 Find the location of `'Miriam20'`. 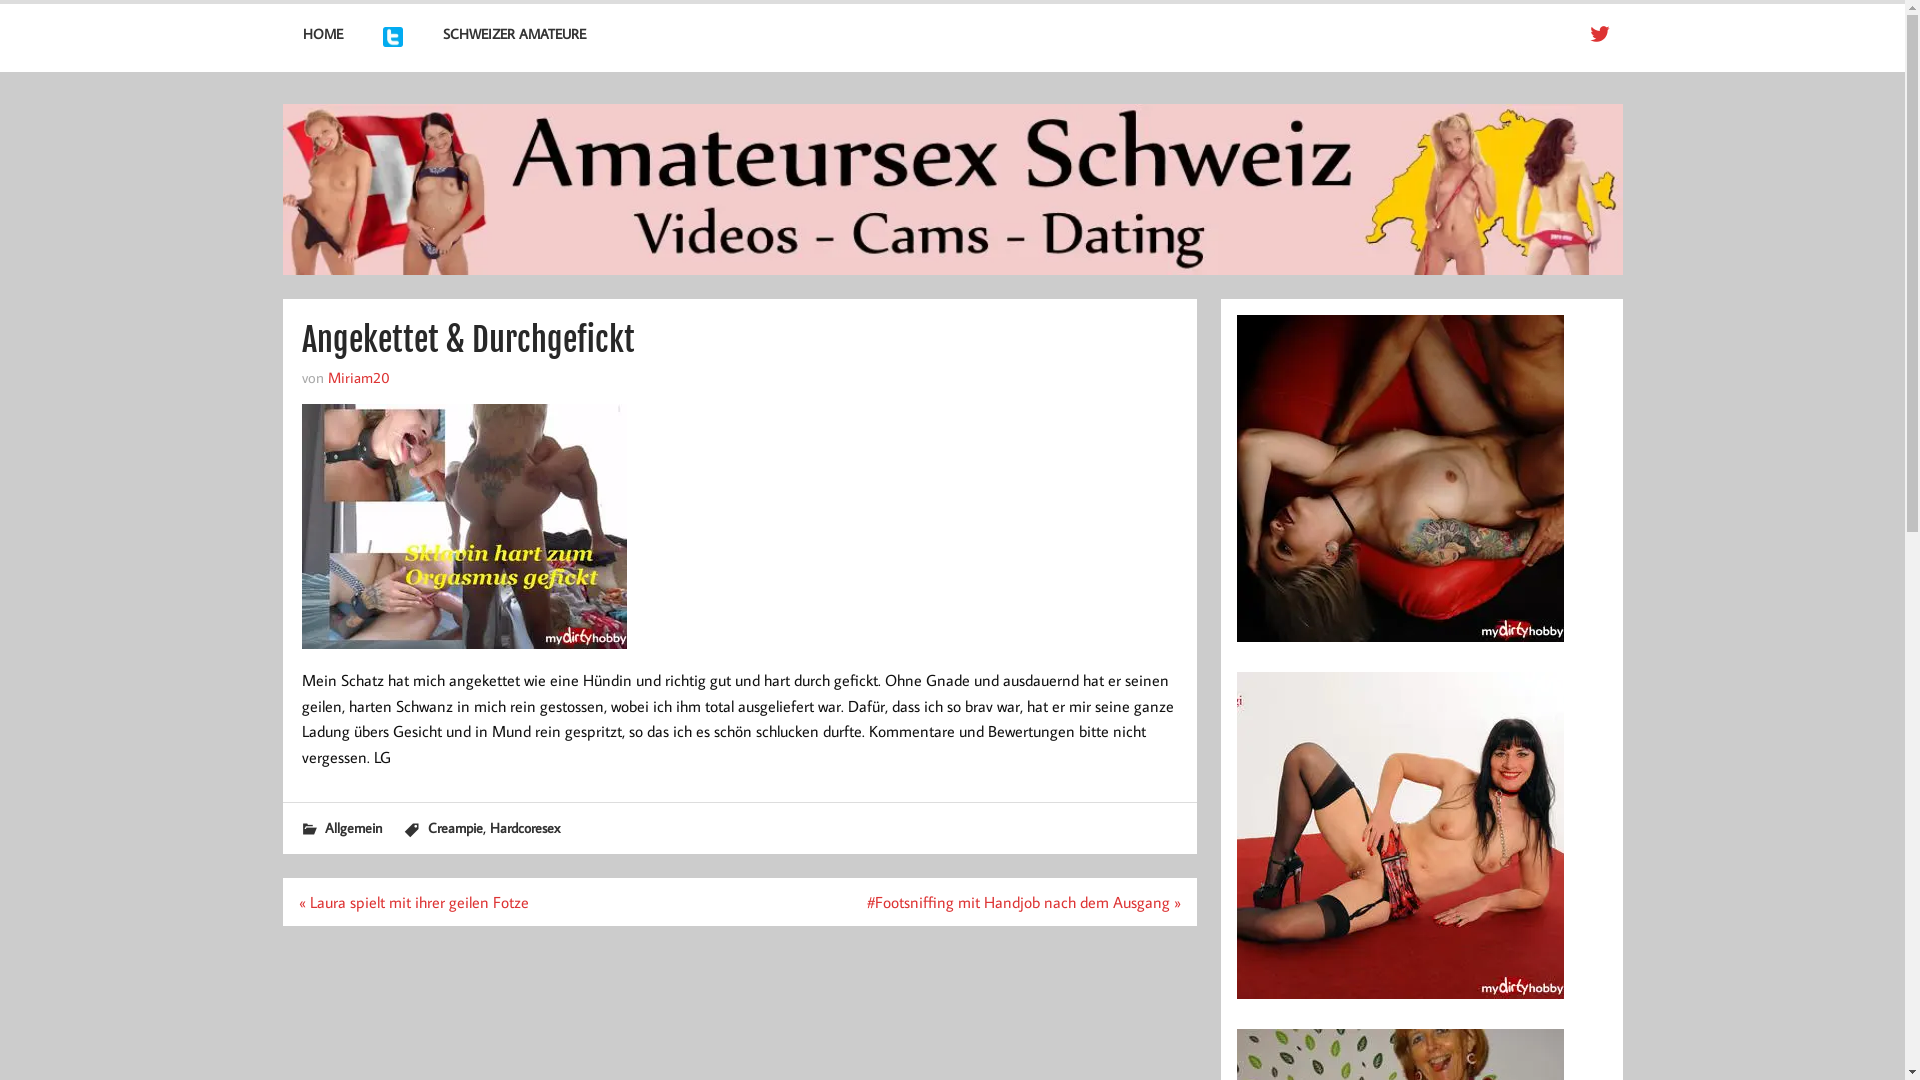

'Miriam20' is located at coordinates (359, 377).